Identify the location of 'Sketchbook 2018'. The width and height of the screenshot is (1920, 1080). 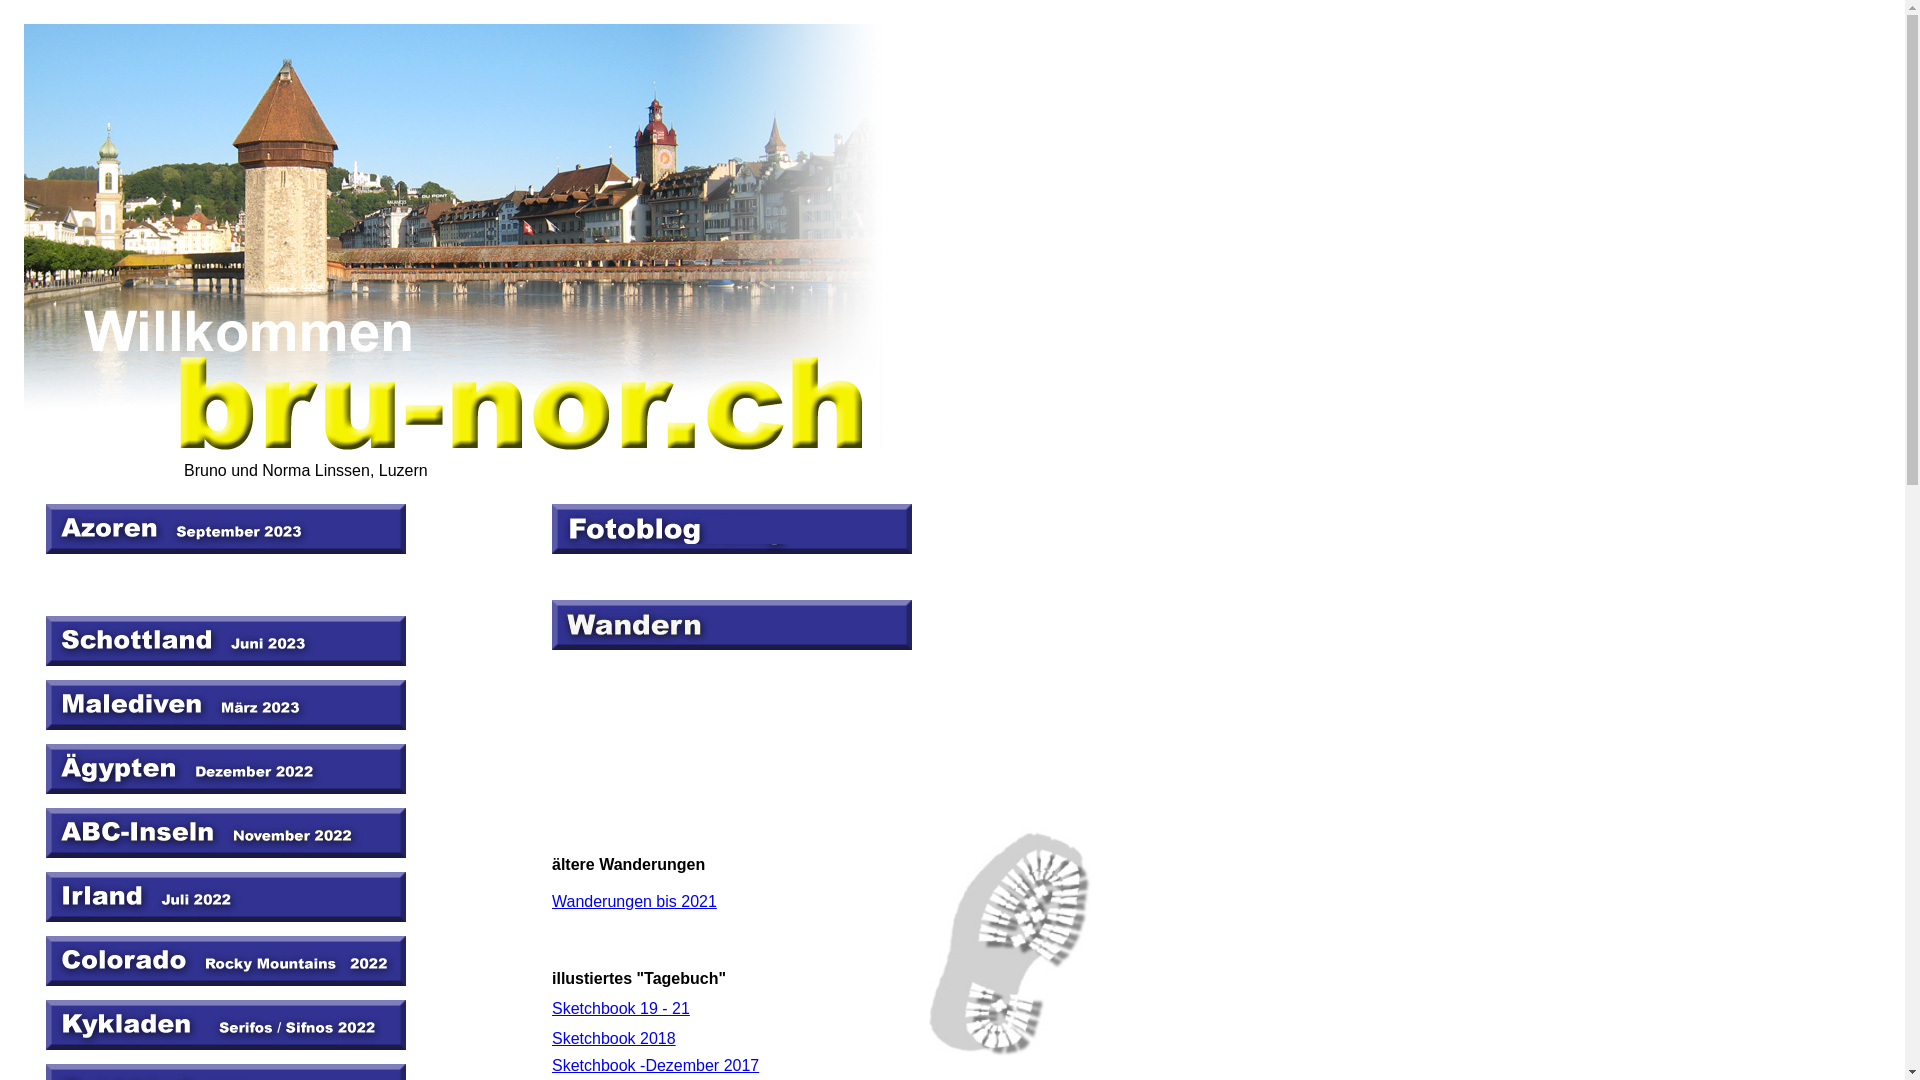
(552, 1037).